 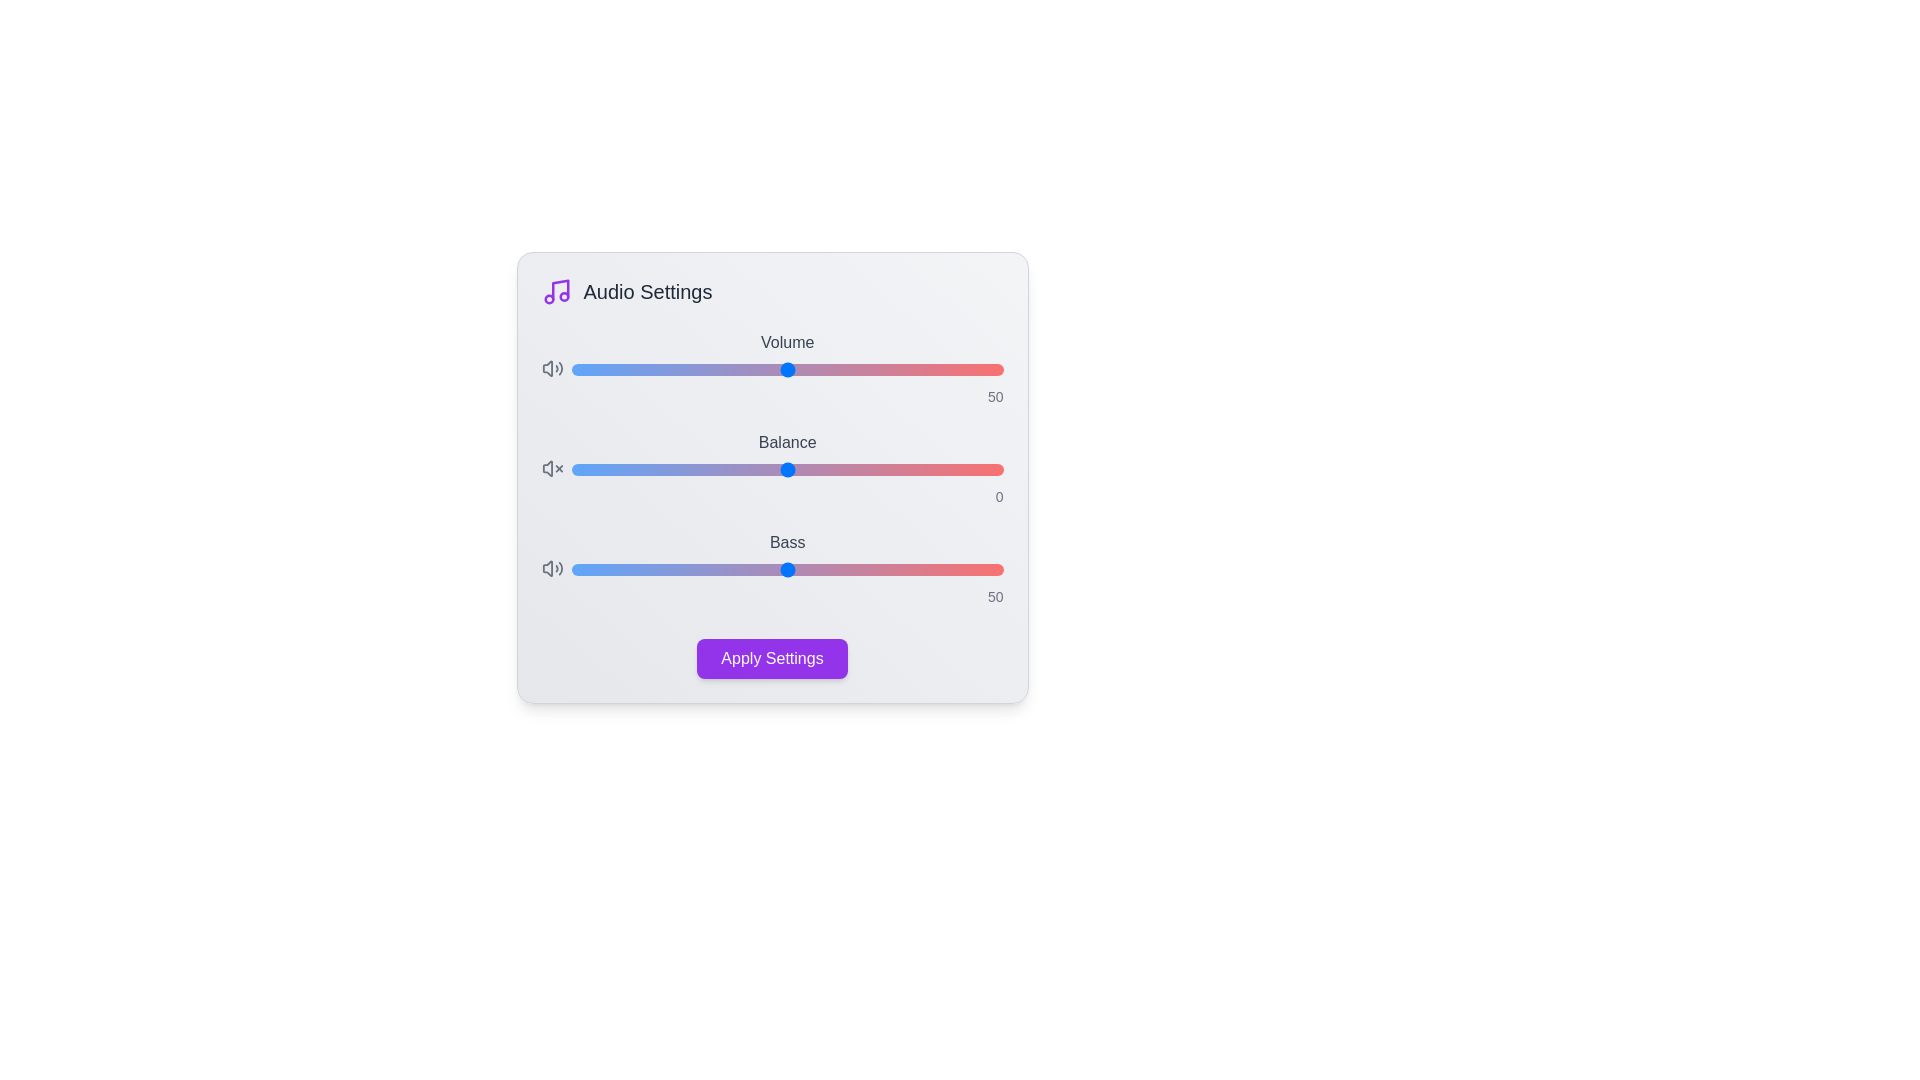 I want to click on the 'Bass' slider to 60, so click(x=830, y=570).